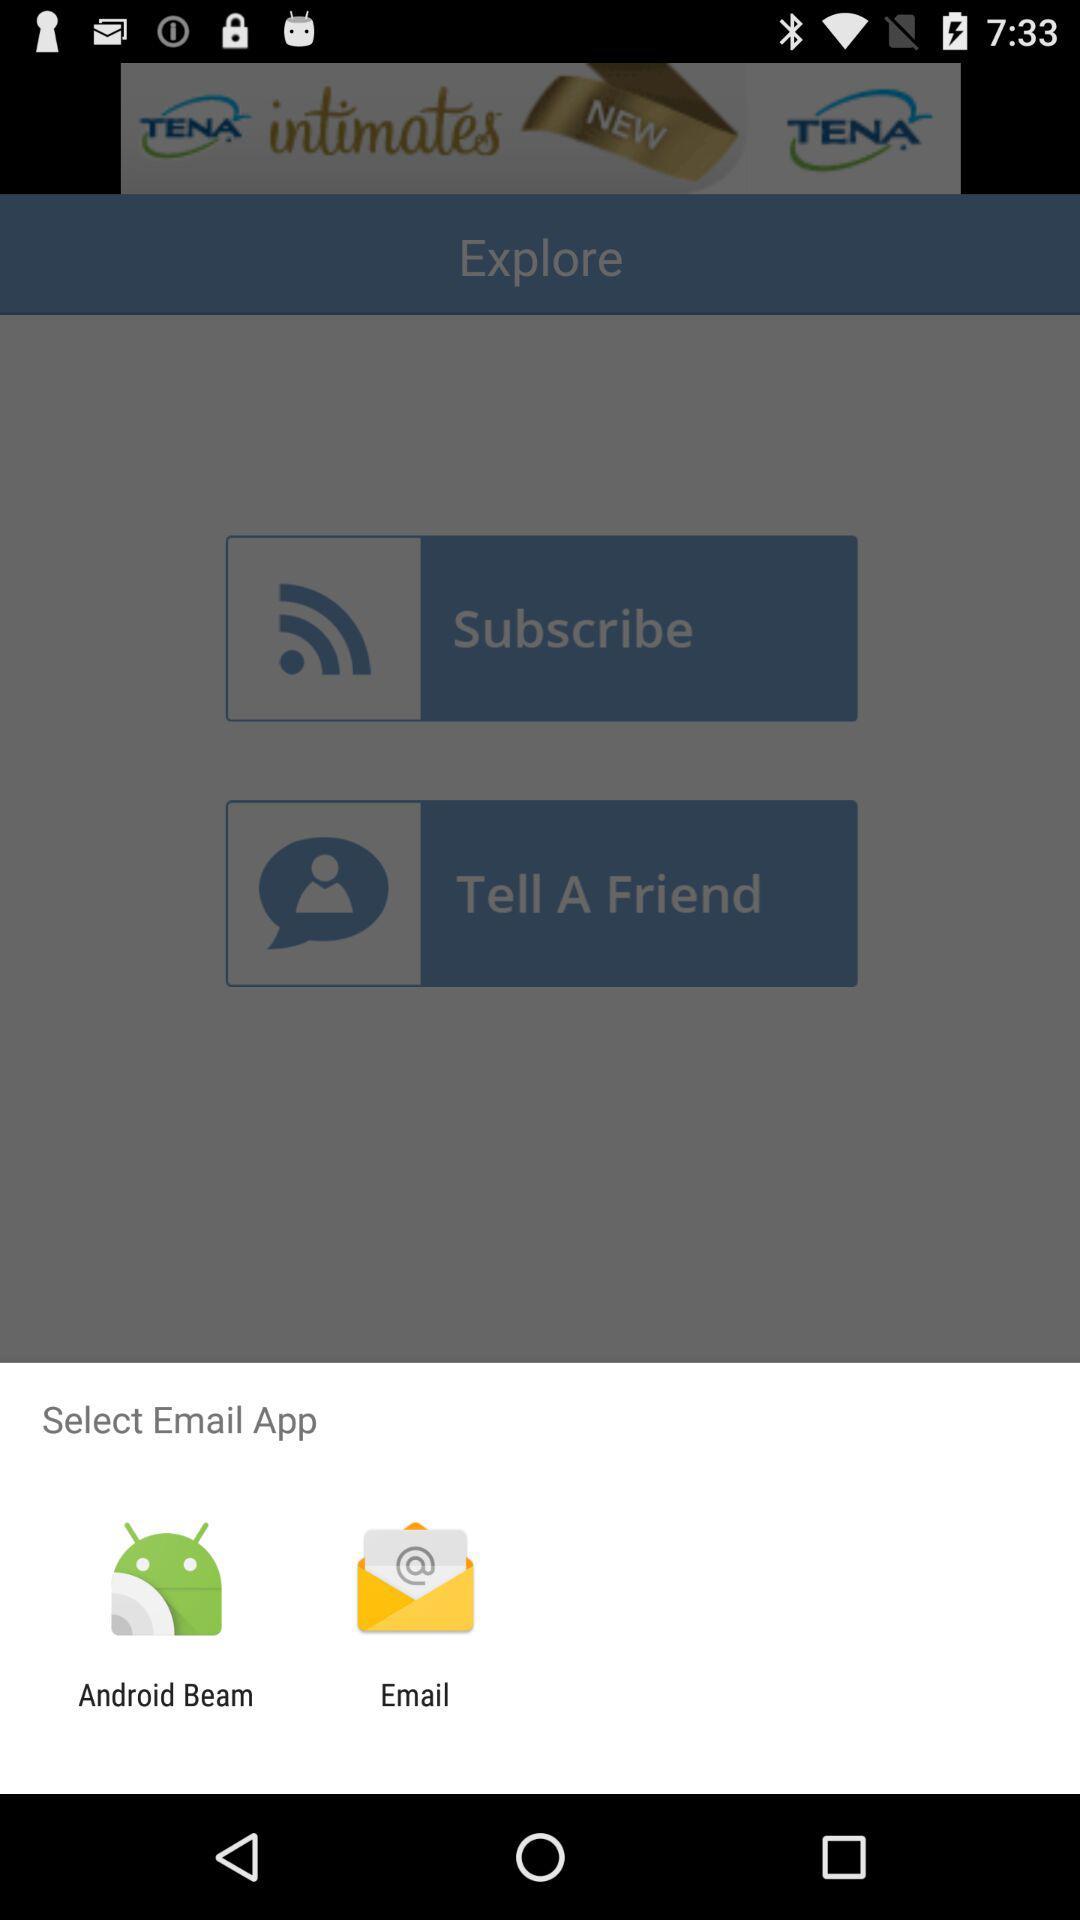  I want to click on app next to the email, so click(165, 1711).